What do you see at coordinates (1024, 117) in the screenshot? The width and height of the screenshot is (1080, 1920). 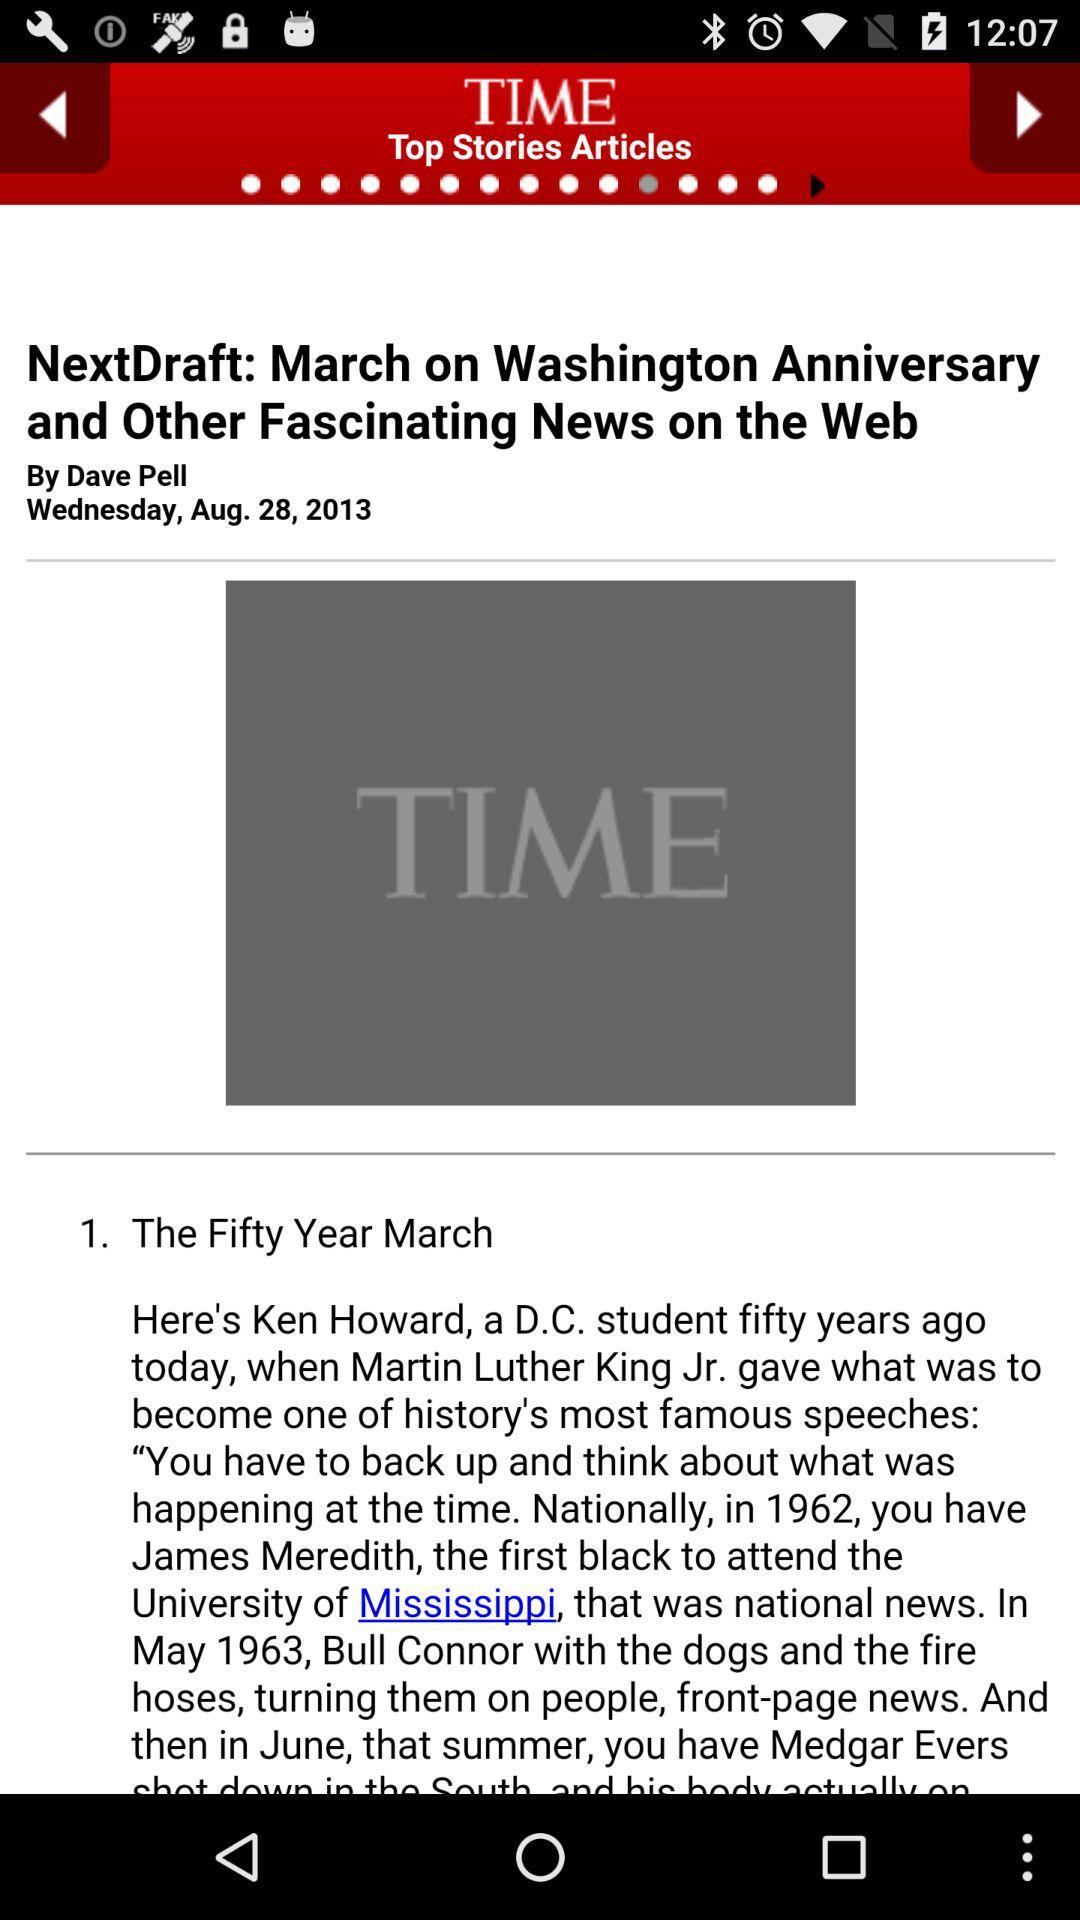 I see `next article` at bounding box center [1024, 117].